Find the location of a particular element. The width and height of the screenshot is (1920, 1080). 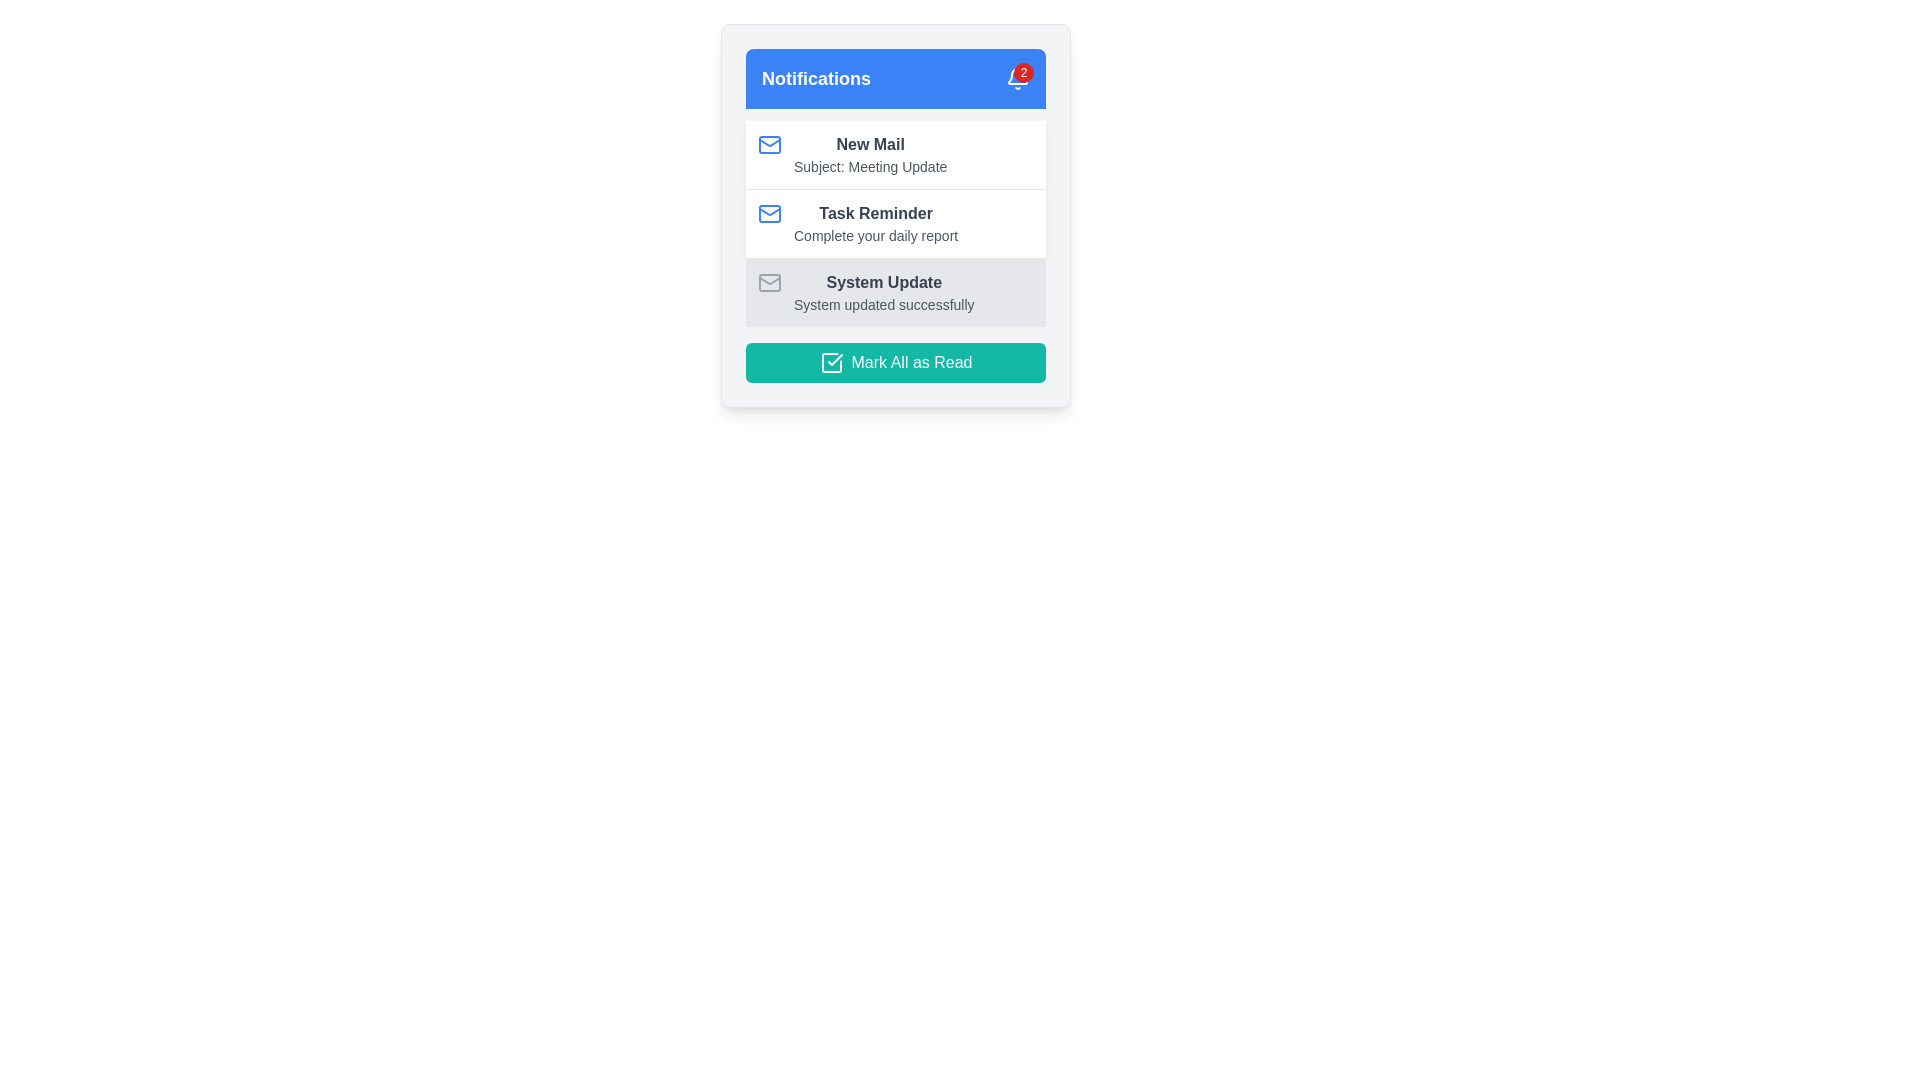

the mail or system update notification icon located in the bottom section of the notification card, specifically part of the 'System Update' row is located at coordinates (768, 282).